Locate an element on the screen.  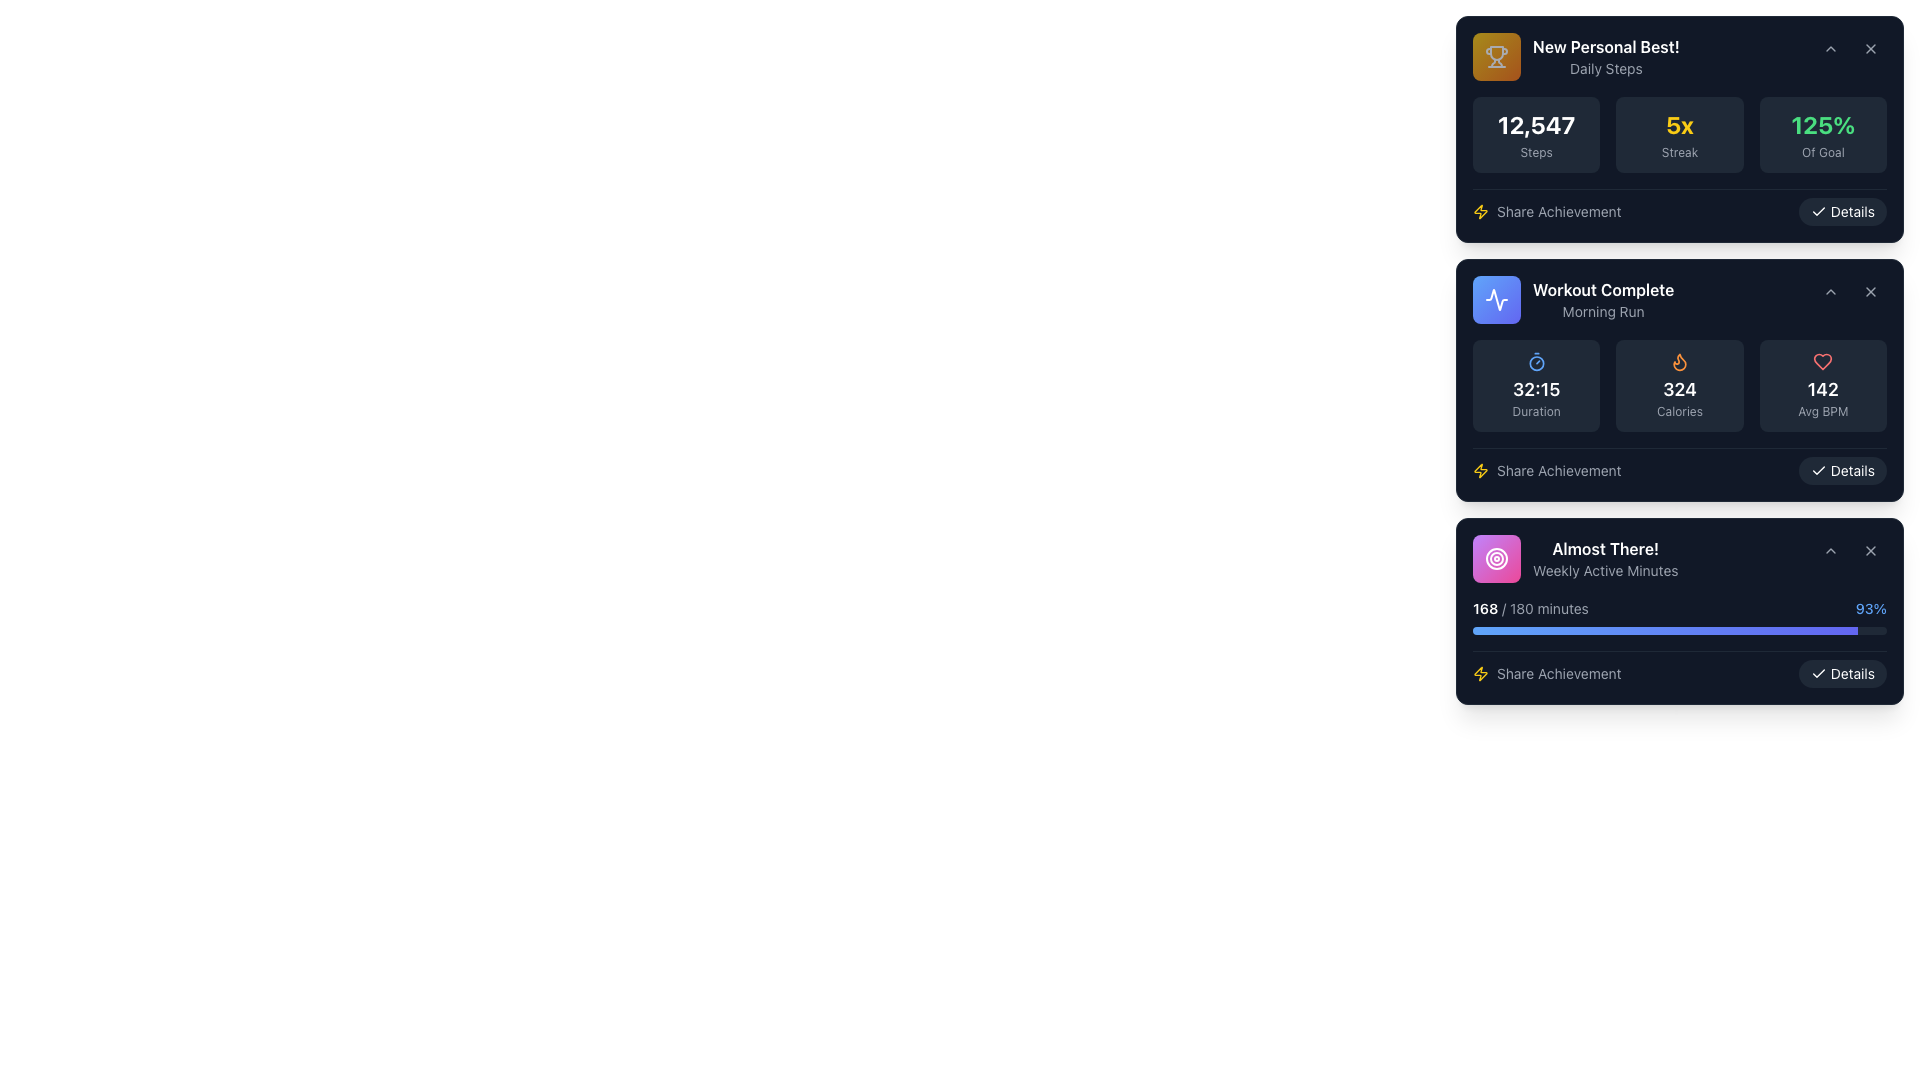
the small circular close button with a dark background and light 'X' icon, positioned at the top-right corner of the card titled 'Almost There!' is located at coordinates (1870, 551).